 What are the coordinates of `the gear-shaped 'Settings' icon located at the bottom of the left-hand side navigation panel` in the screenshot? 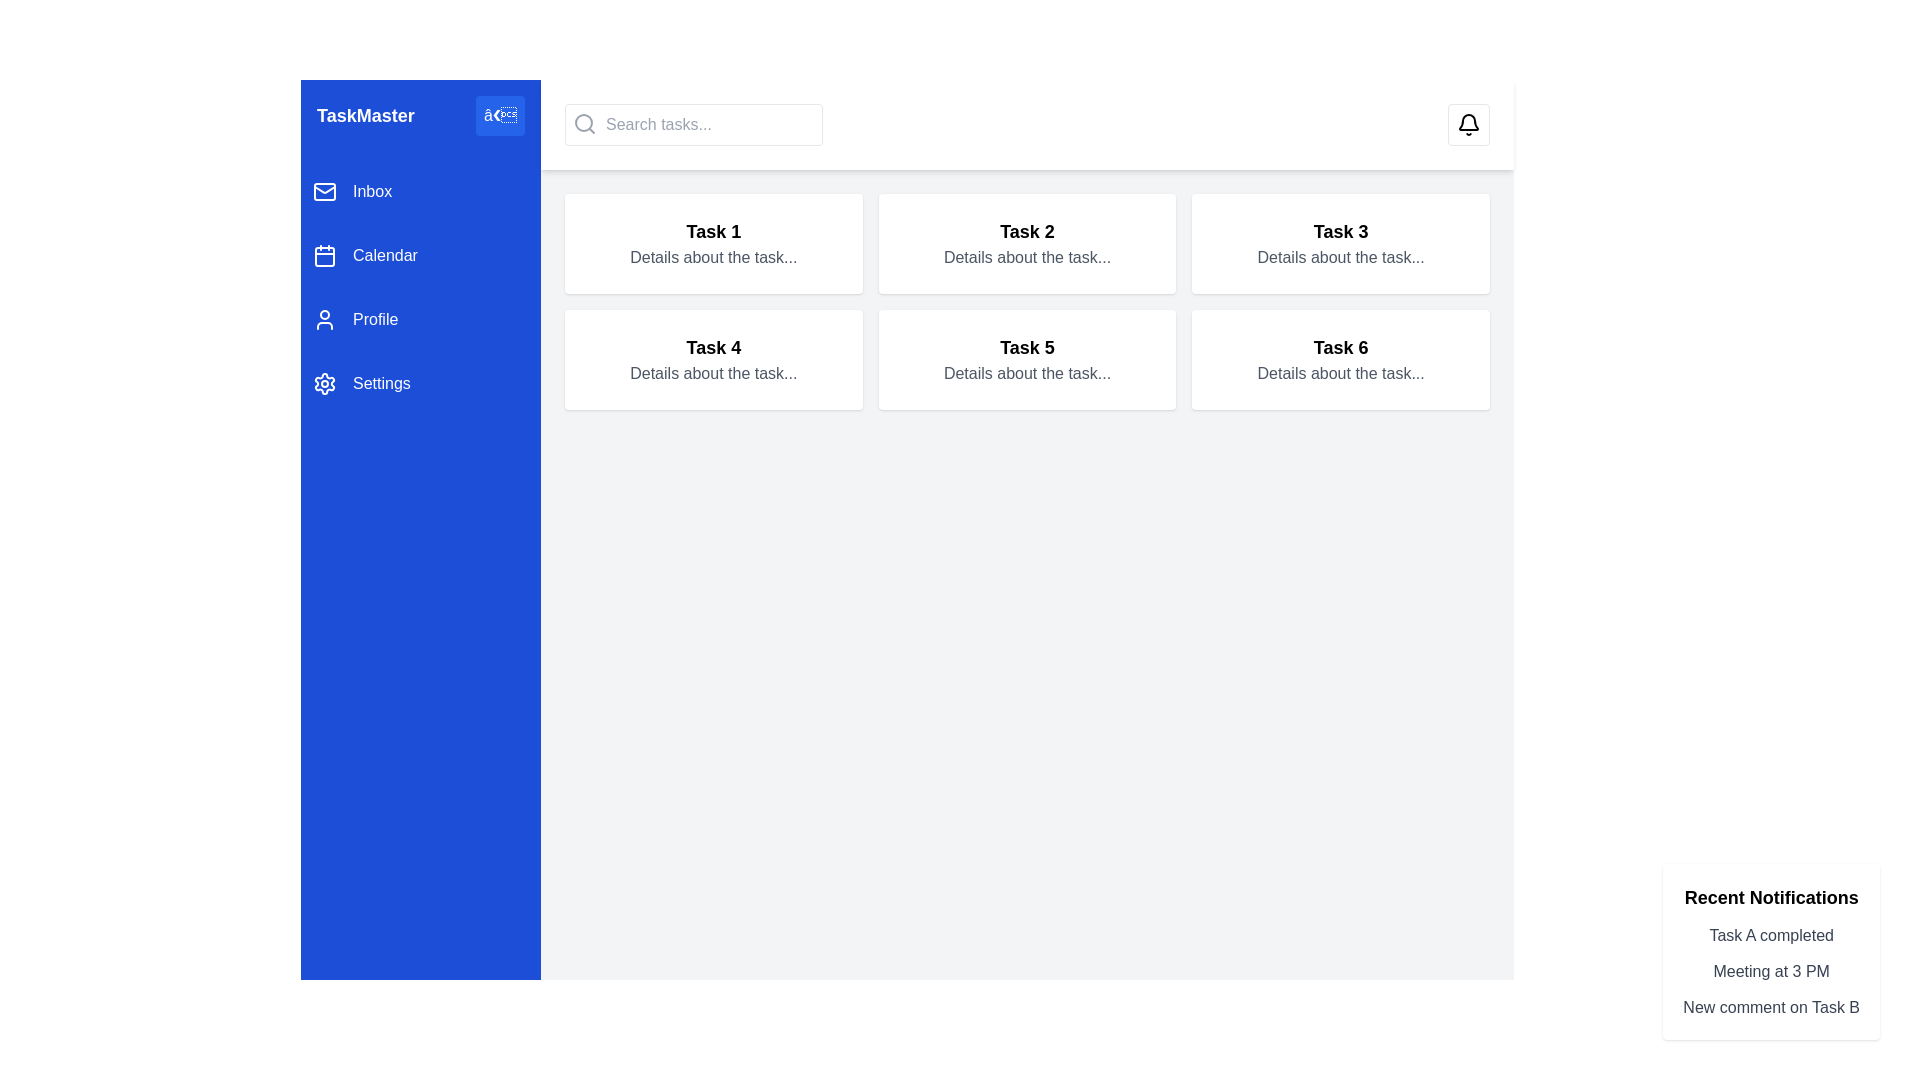 It's located at (325, 384).